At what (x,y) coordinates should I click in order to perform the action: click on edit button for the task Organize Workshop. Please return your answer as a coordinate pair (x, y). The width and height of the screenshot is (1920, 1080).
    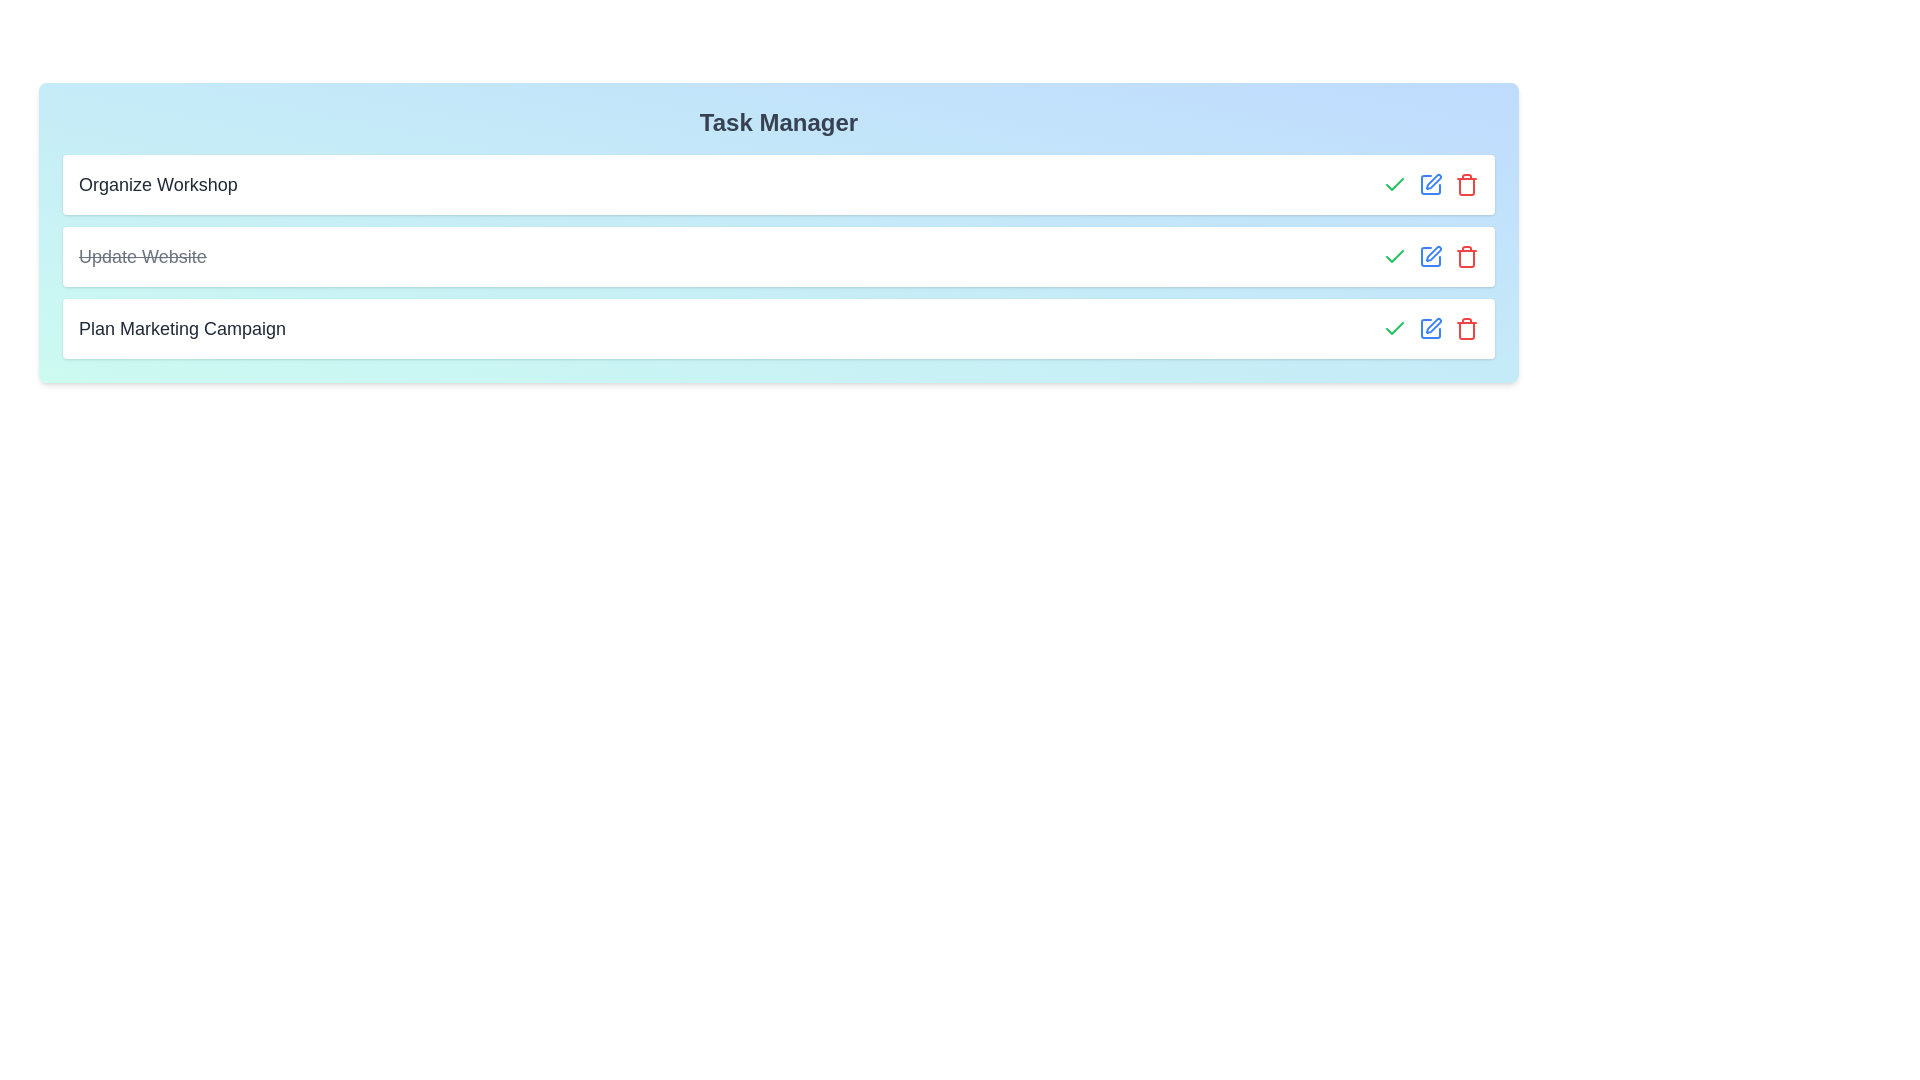
    Looking at the image, I should click on (1429, 185).